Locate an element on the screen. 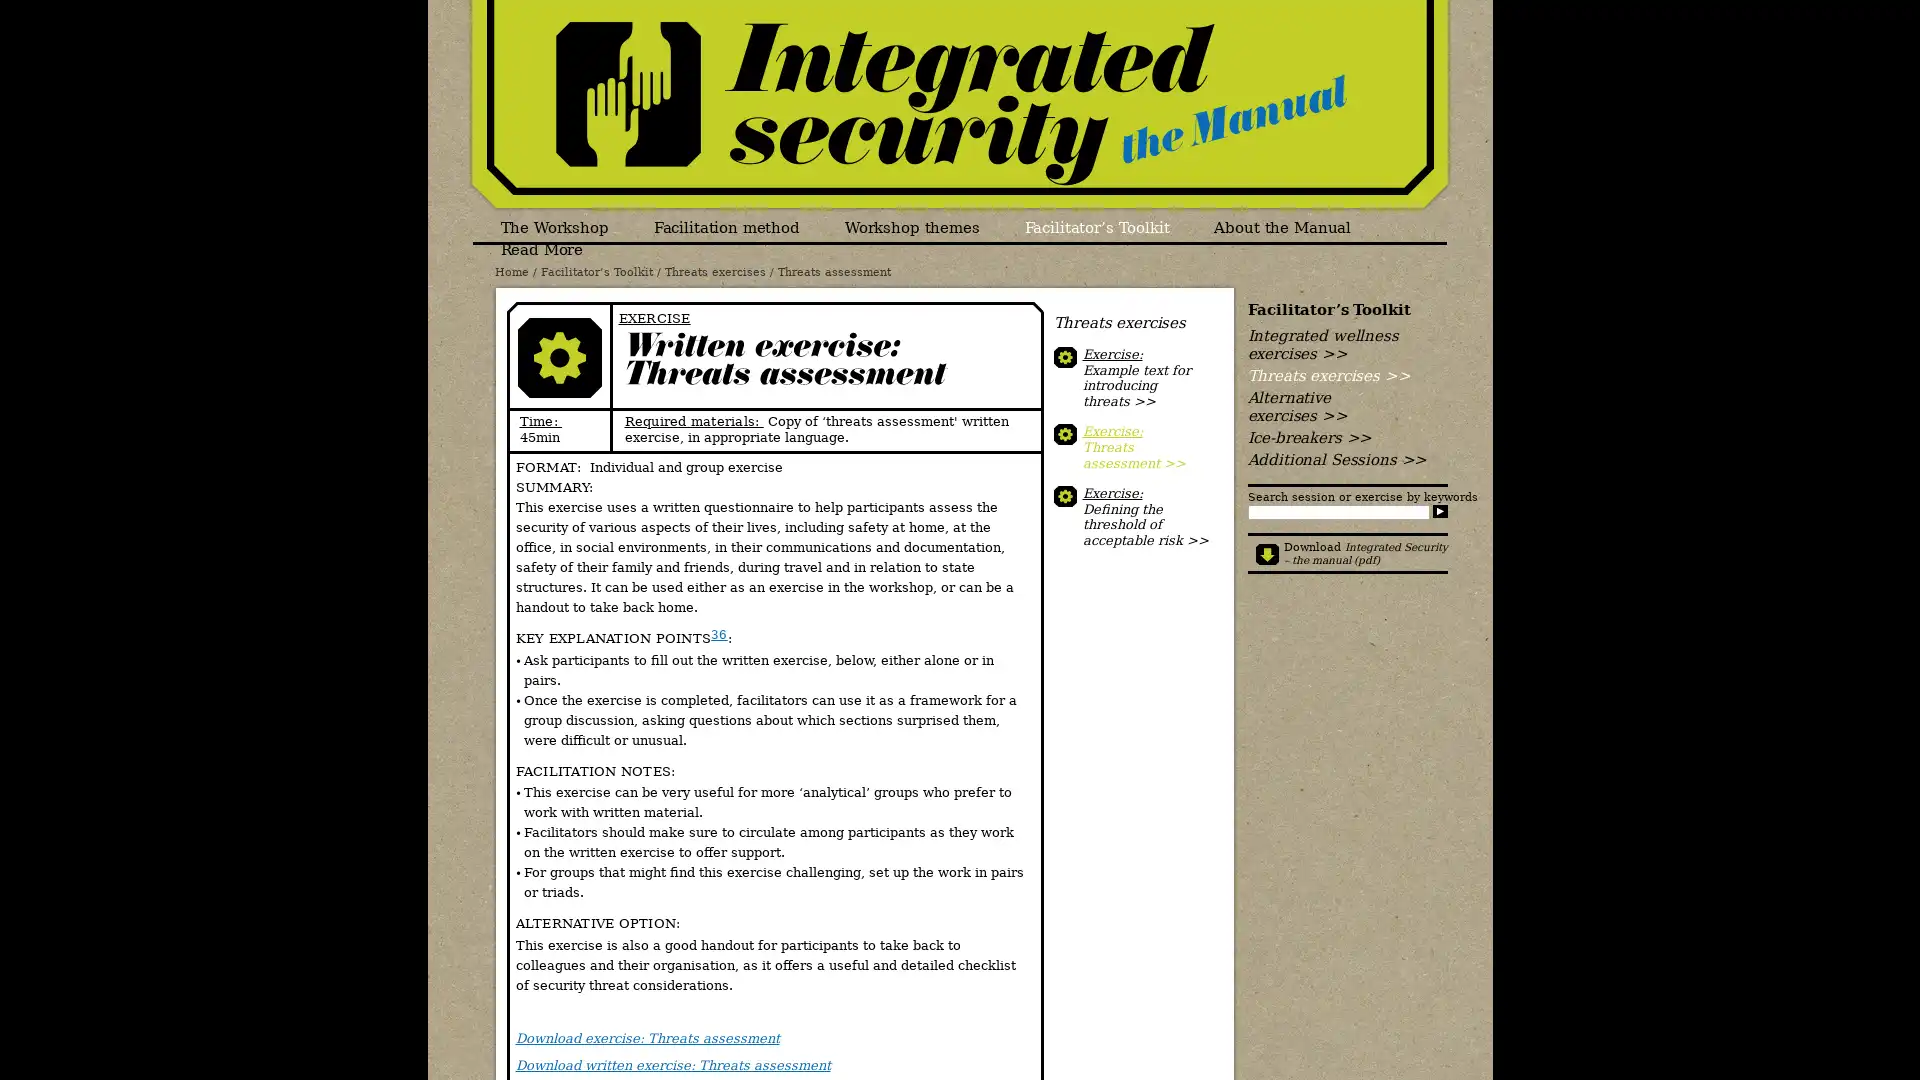 The height and width of the screenshot is (1080, 1920). Search is located at coordinates (1438, 510).